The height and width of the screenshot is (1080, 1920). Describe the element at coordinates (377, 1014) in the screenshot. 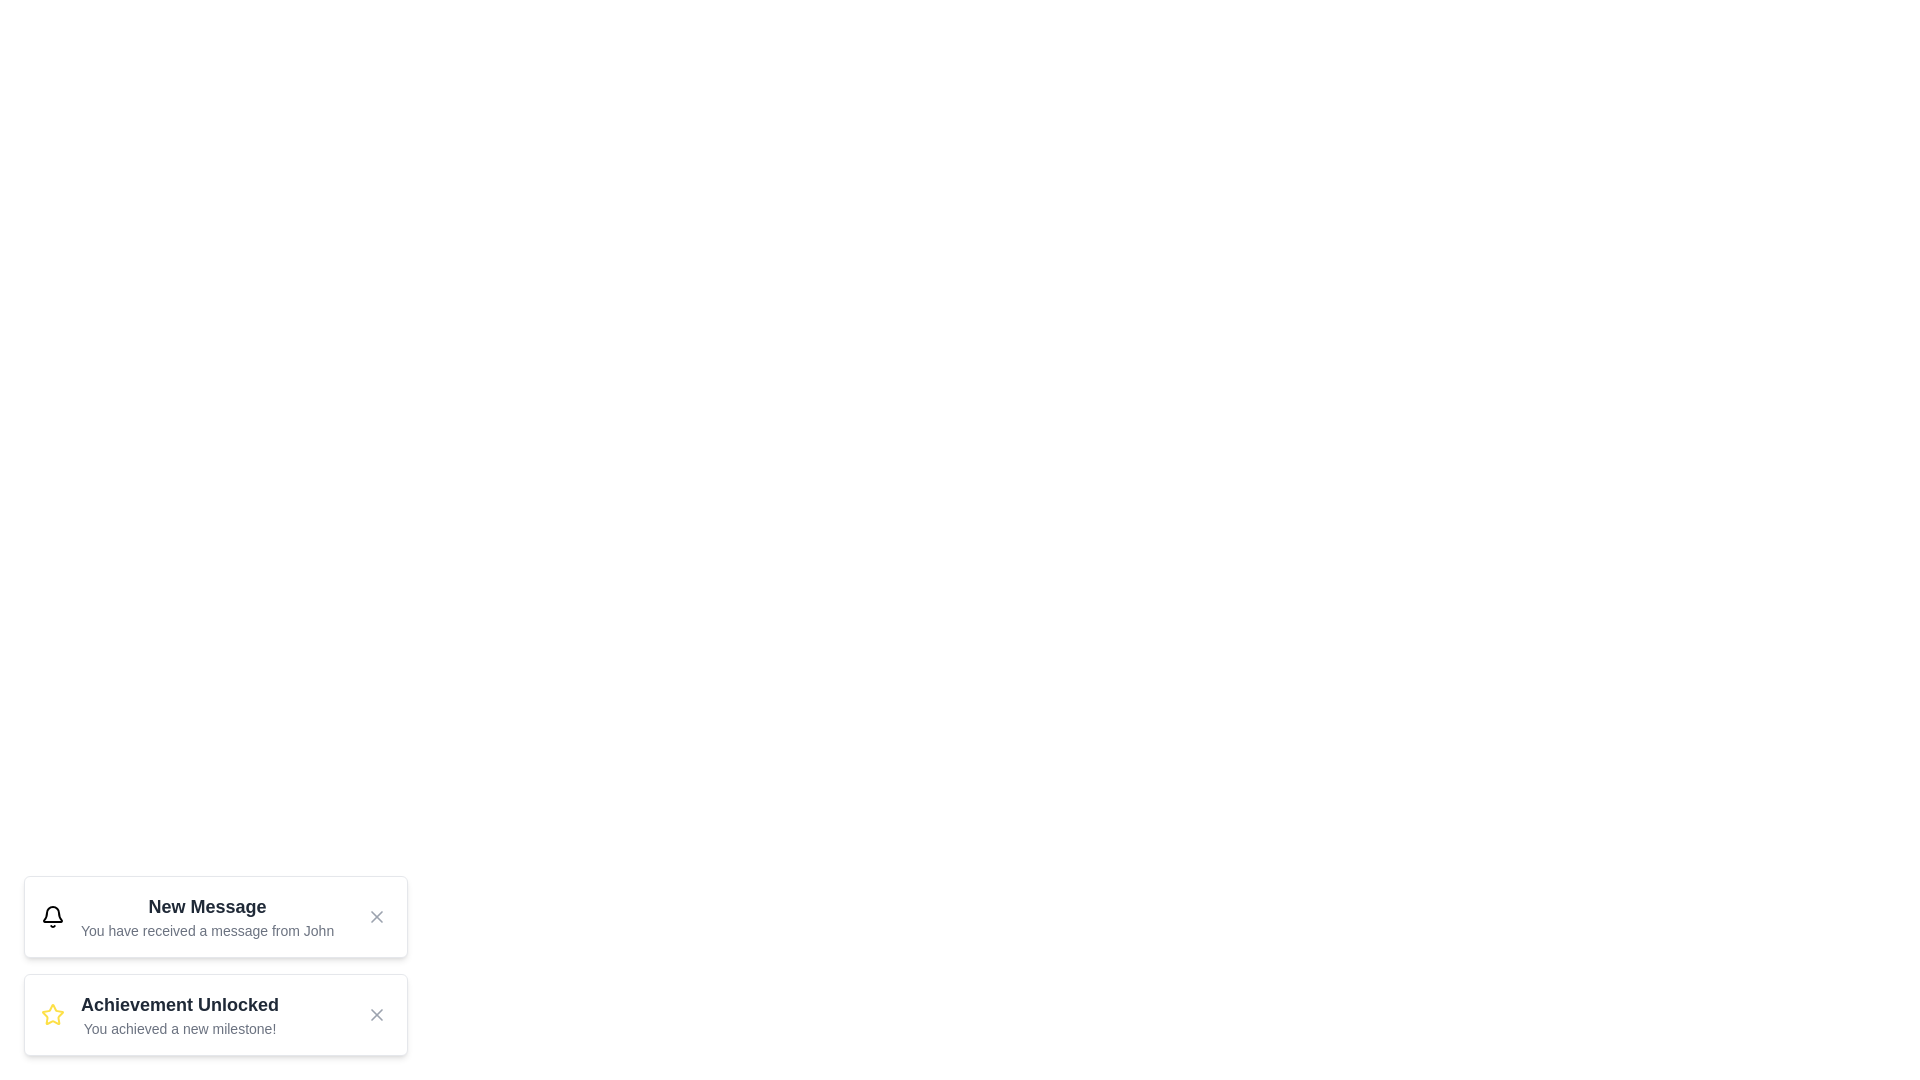

I see `the close button of the notification with title Achievement Unlocked` at that location.